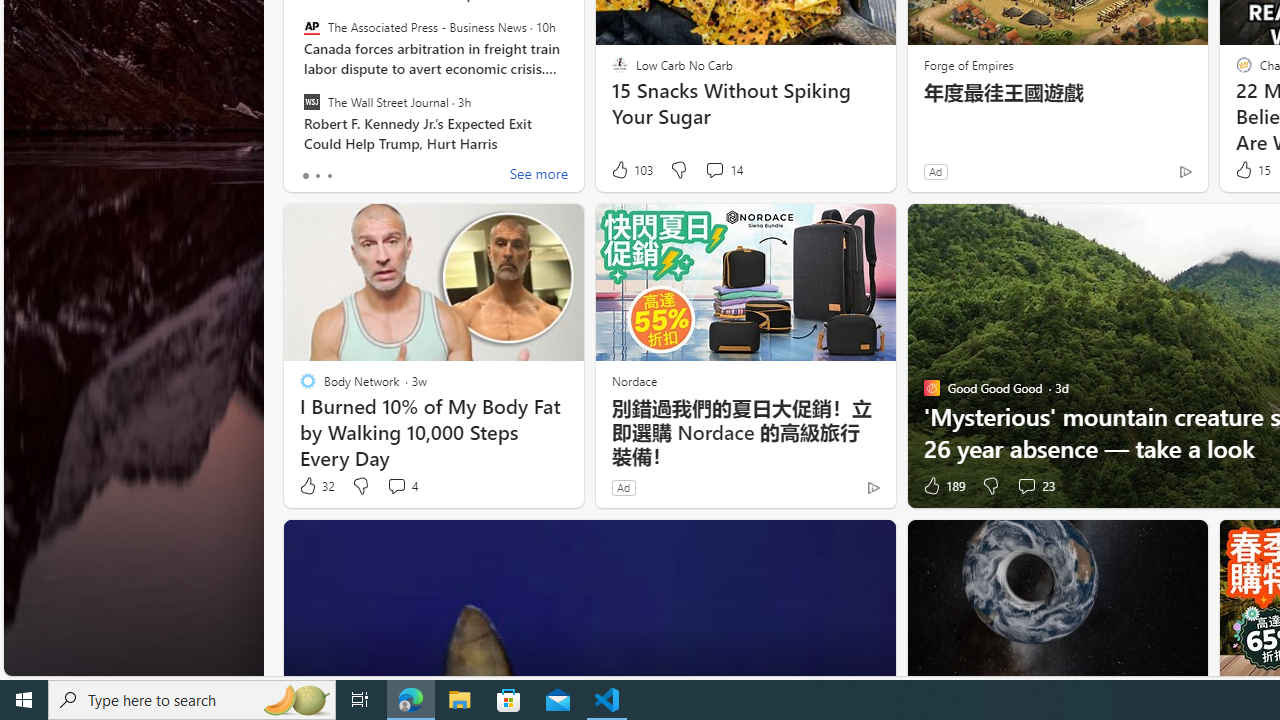  Describe the element at coordinates (509, 698) in the screenshot. I see `'Microsoft Store'` at that location.